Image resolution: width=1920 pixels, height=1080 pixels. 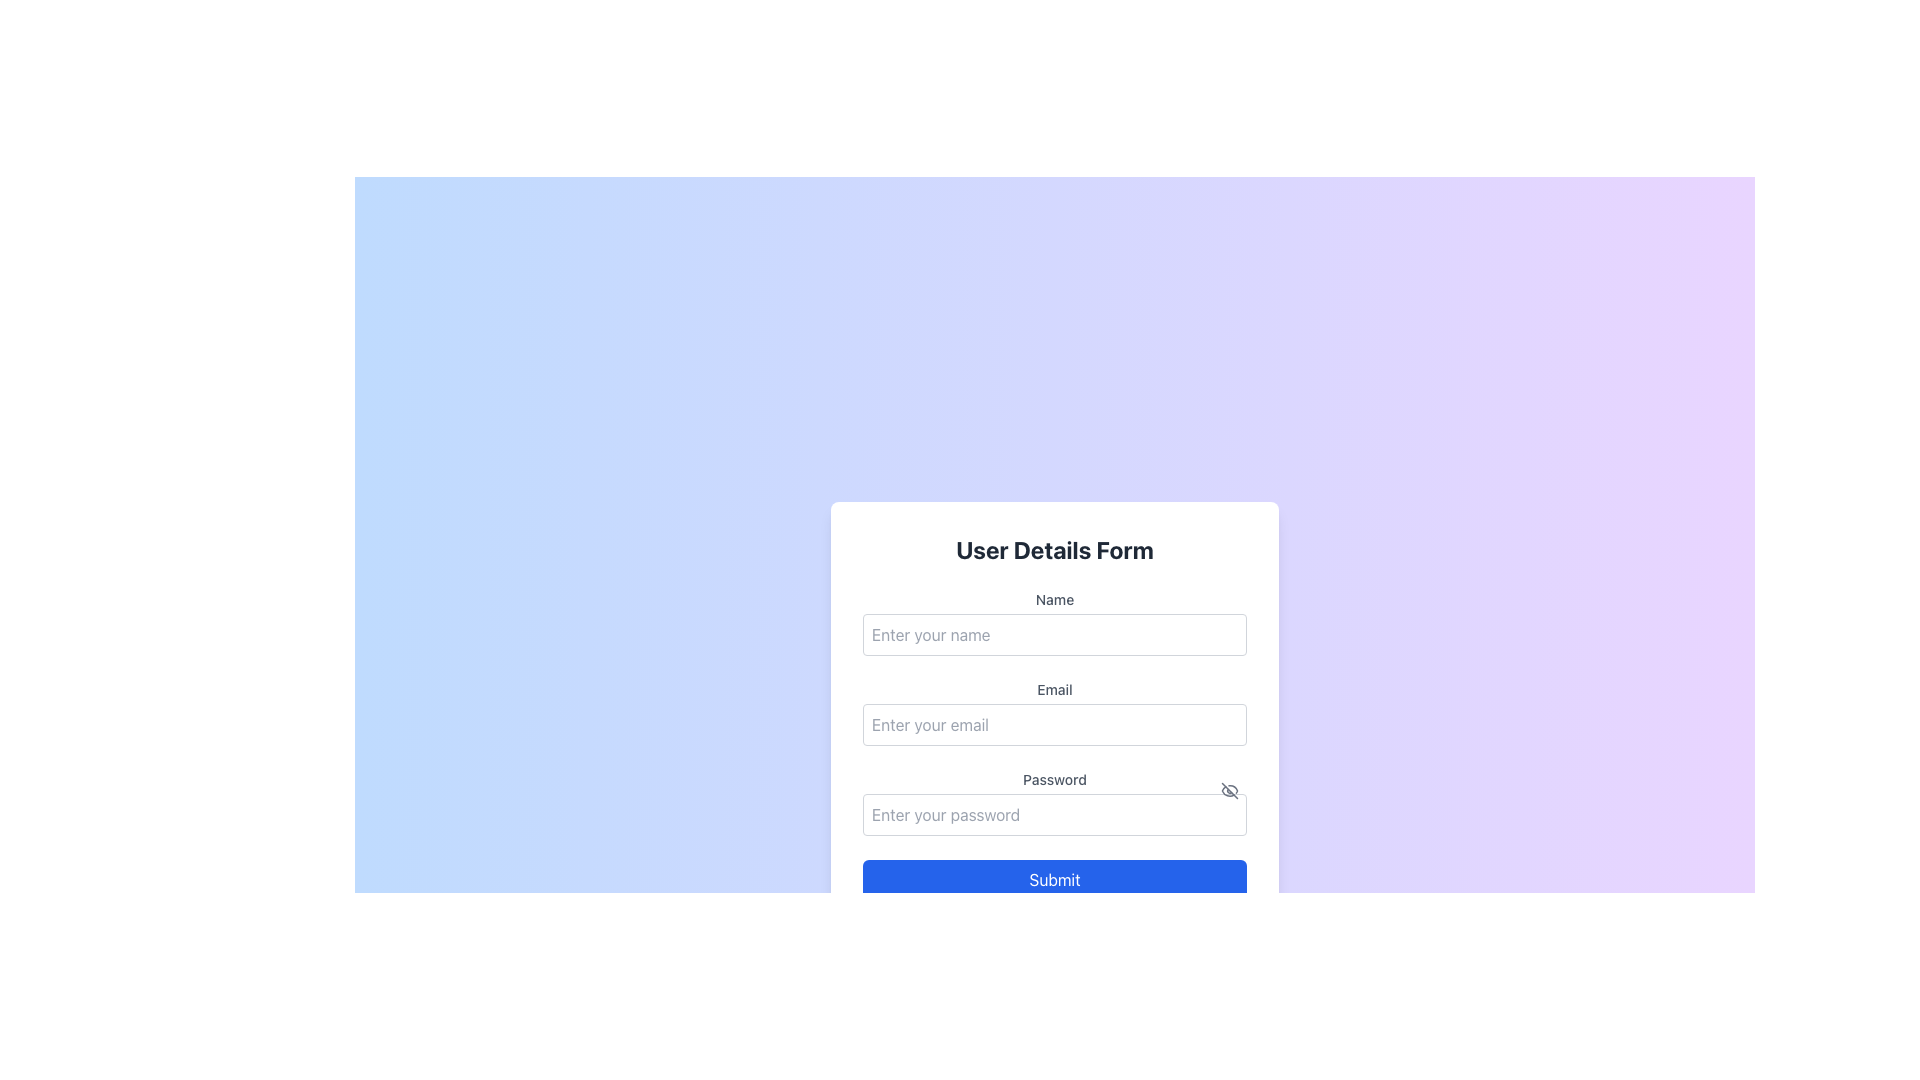 What do you see at coordinates (1054, 599) in the screenshot?
I see `the text label that describes the name input field, which is located at the top of the form area, centered horizontally above the input field` at bounding box center [1054, 599].